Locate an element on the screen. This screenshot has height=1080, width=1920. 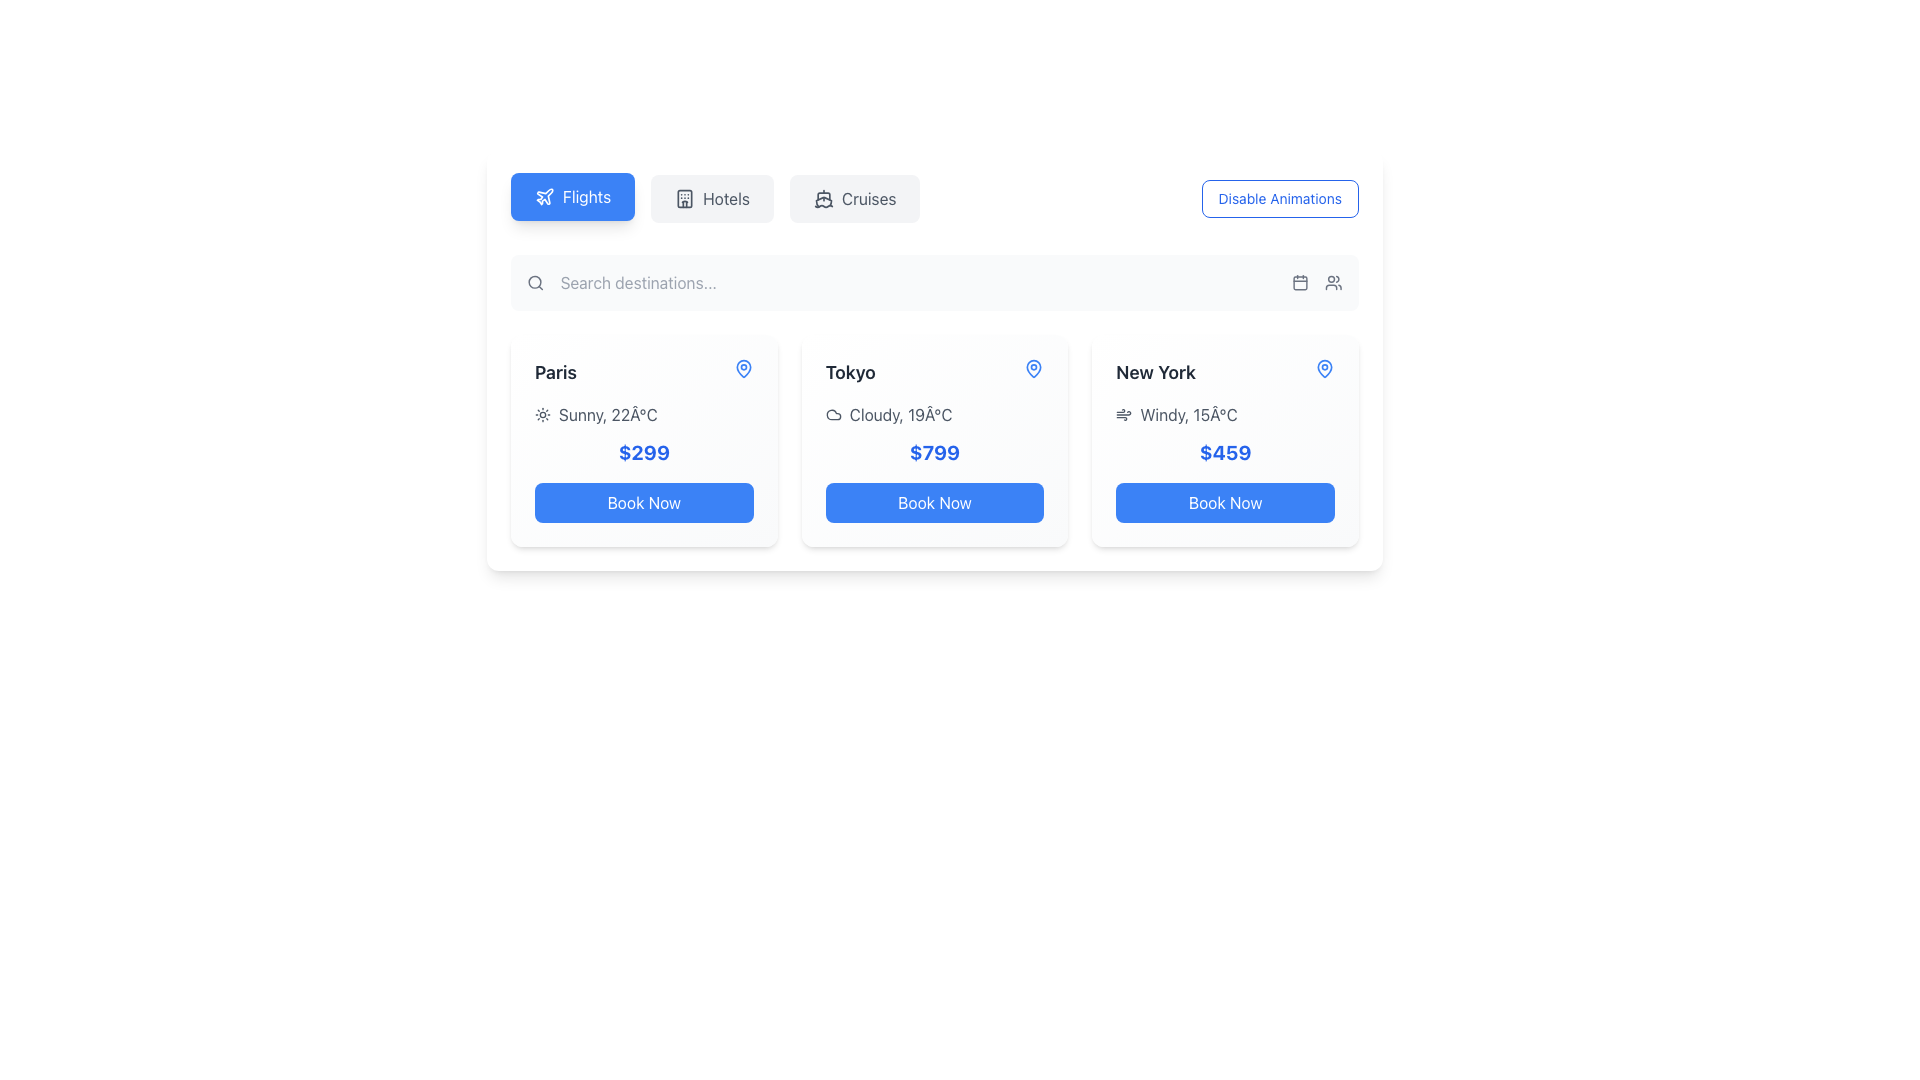
the cloud icon that represents the weather status for 'Tokyo', located before the text 'Cloudy, 19°C' is located at coordinates (833, 414).